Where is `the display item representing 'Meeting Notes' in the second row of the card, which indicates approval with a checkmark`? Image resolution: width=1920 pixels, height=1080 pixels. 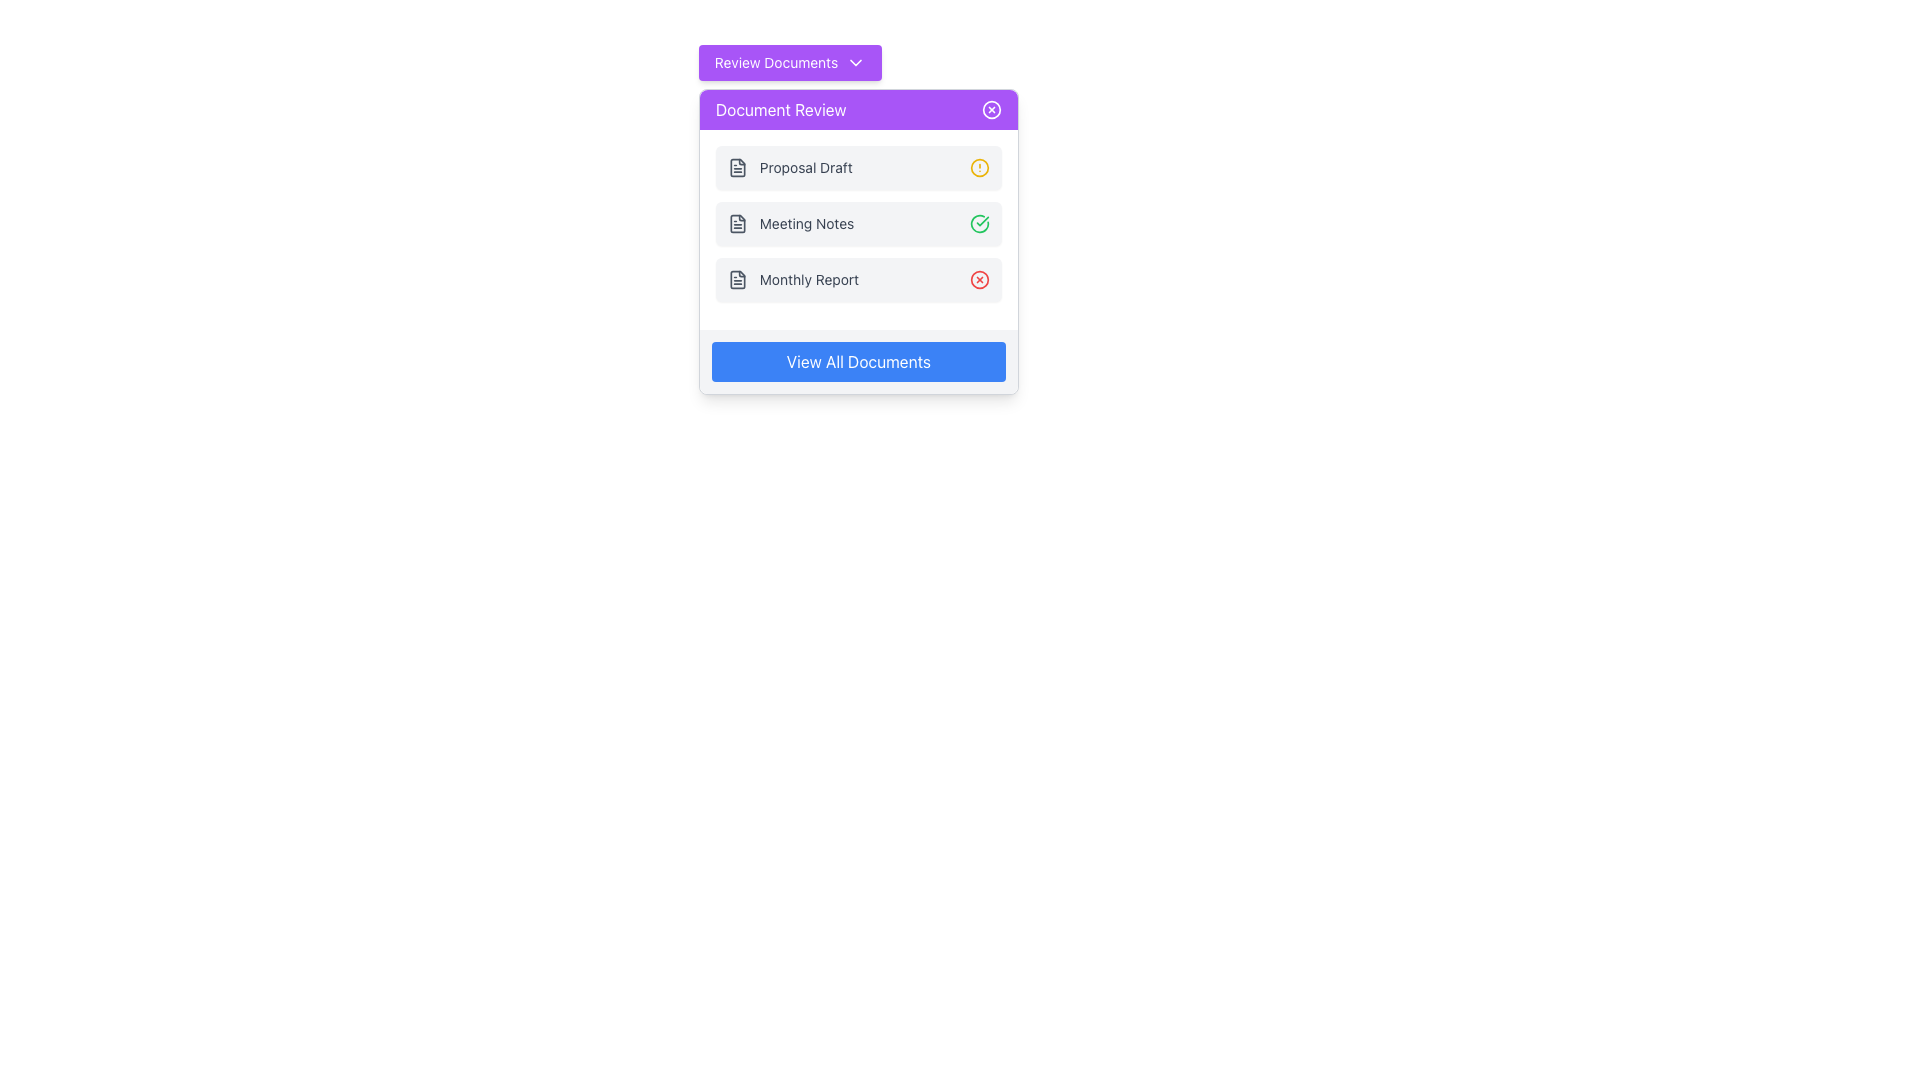 the display item representing 'Meeting Notes' in the second row of the card, which indicates approval with a checkmark is located at coordinates (858, 229).